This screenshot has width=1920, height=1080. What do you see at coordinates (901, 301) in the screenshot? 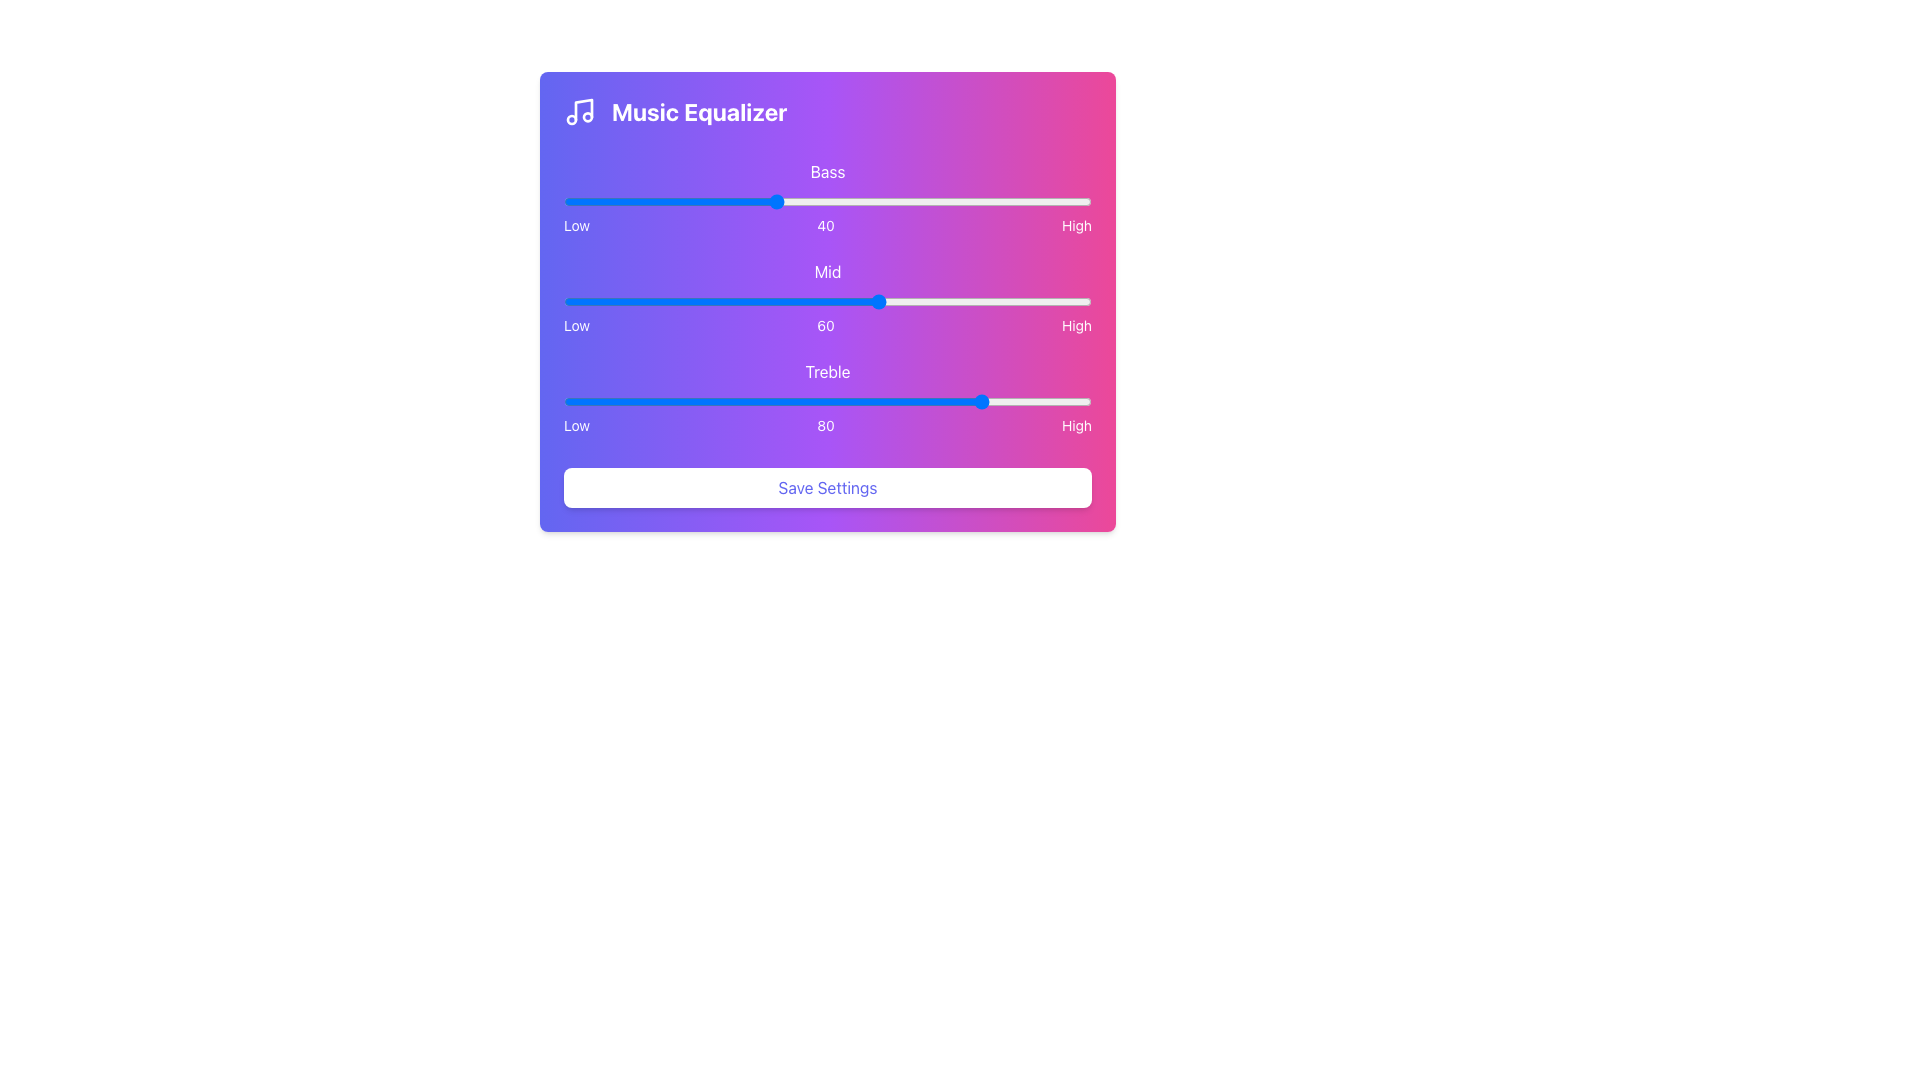
I see `mid-range frequency` at bounding box center [901, 301].